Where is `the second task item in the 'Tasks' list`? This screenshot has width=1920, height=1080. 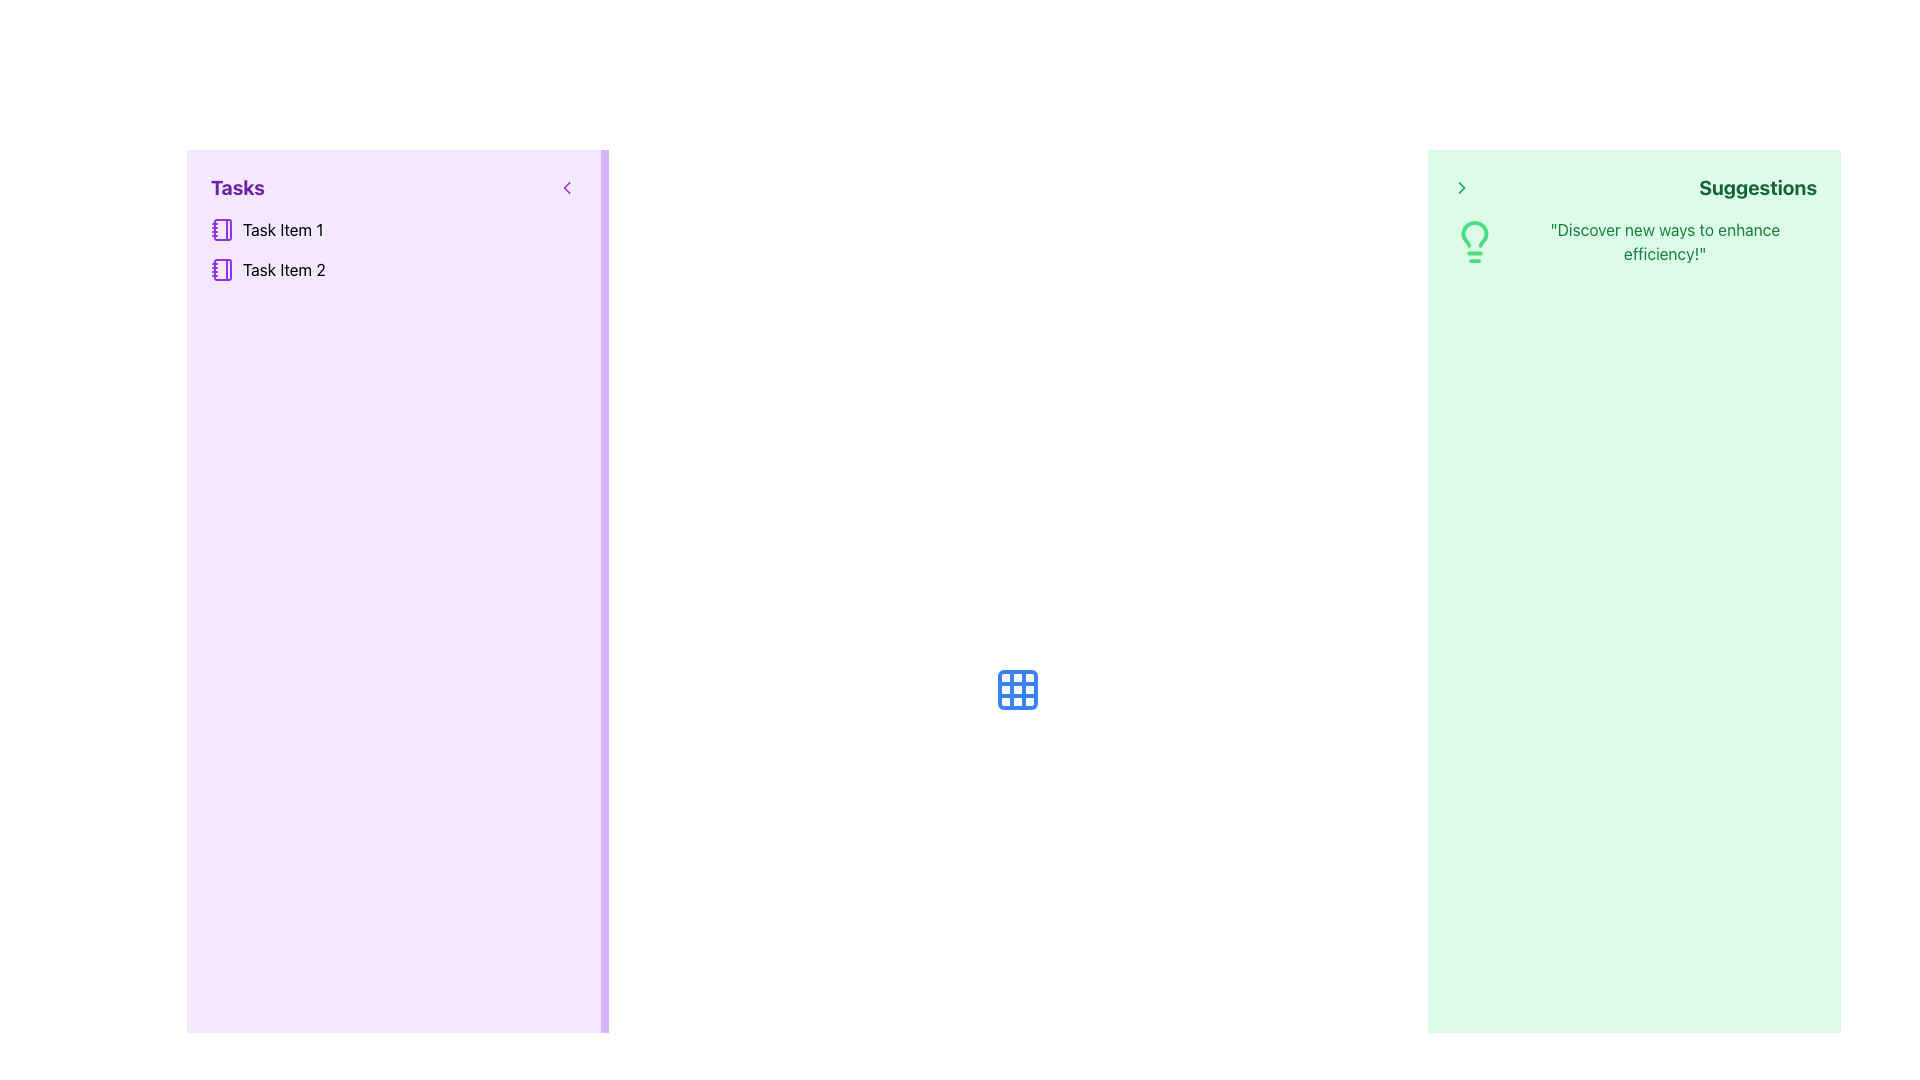 the second task item in the 'Tasks' list is located at coordinates (393, 270).